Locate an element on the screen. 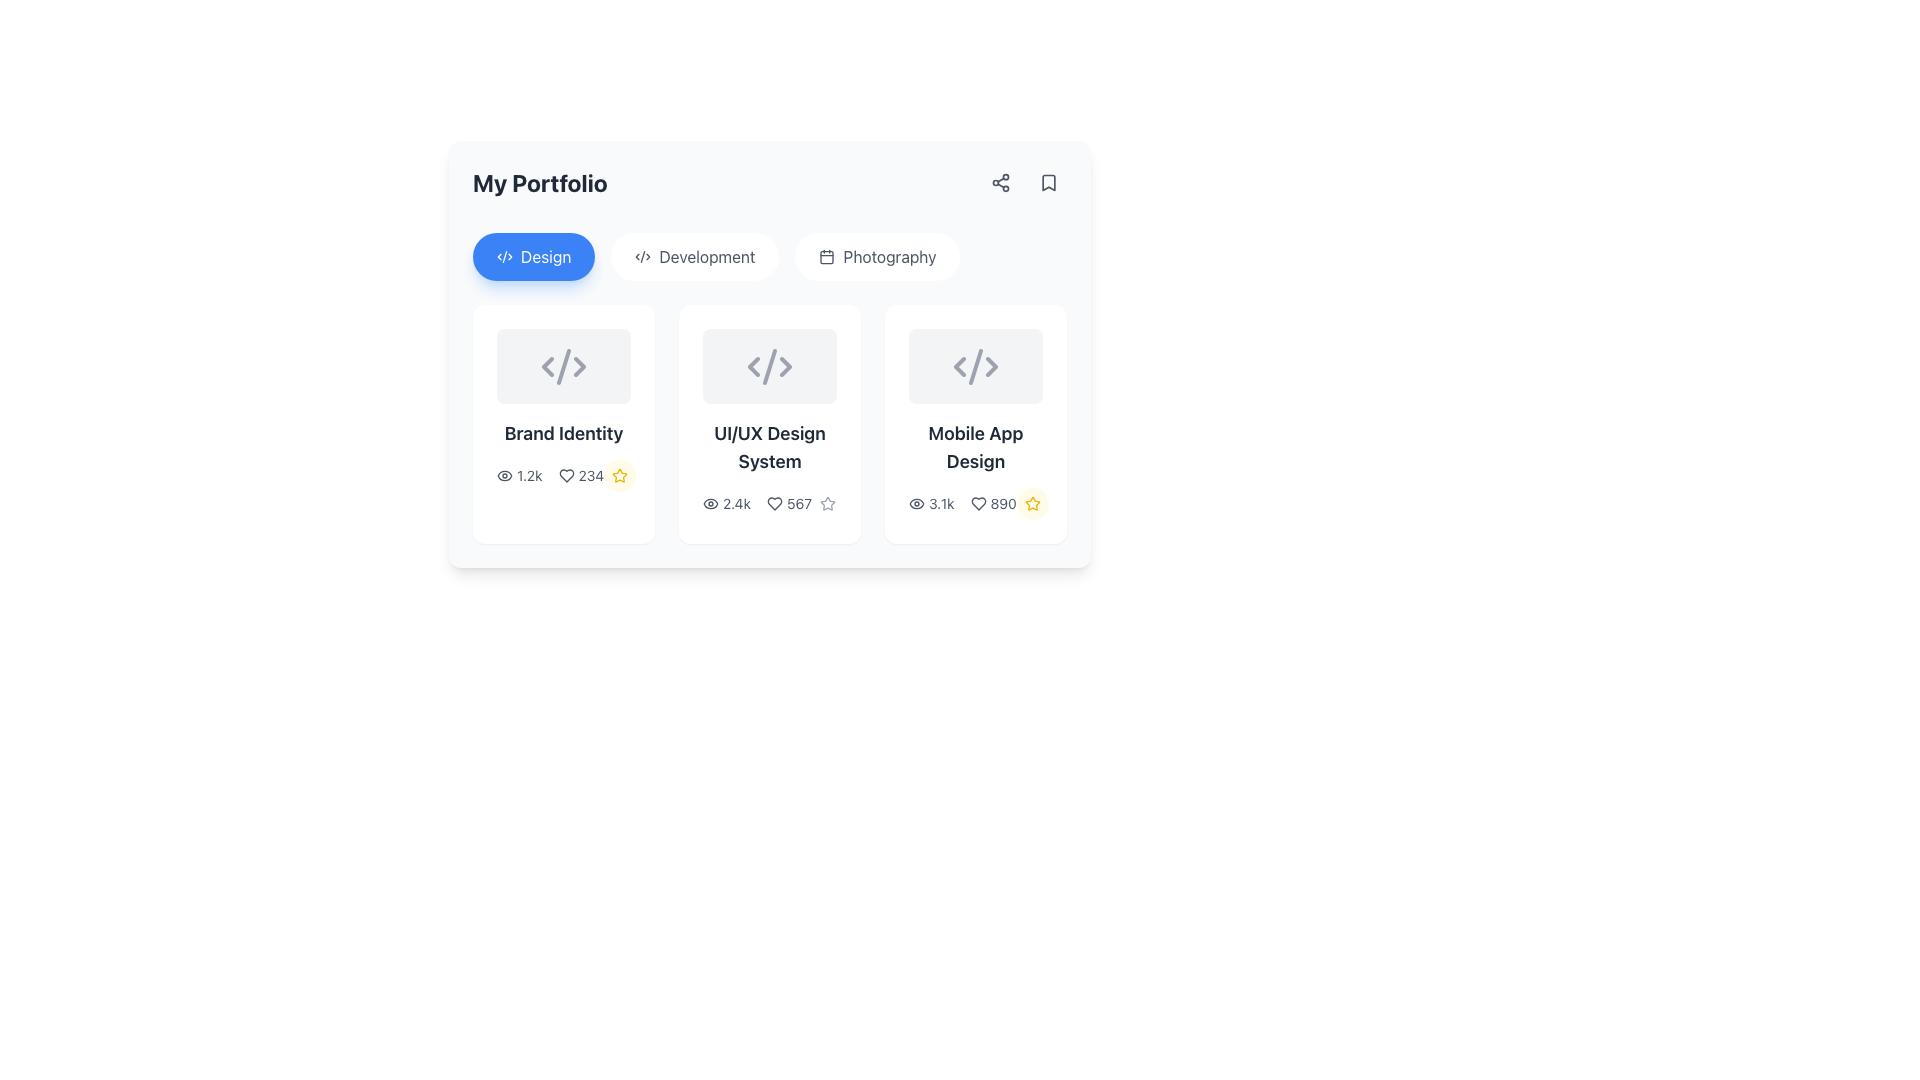 This screenshot has width=1920, height=1080. the graphical representation icon located centrally among its siblings within the first card of the grid layout below the 'My Portfolio' heading is located at coordinates (563, 366).